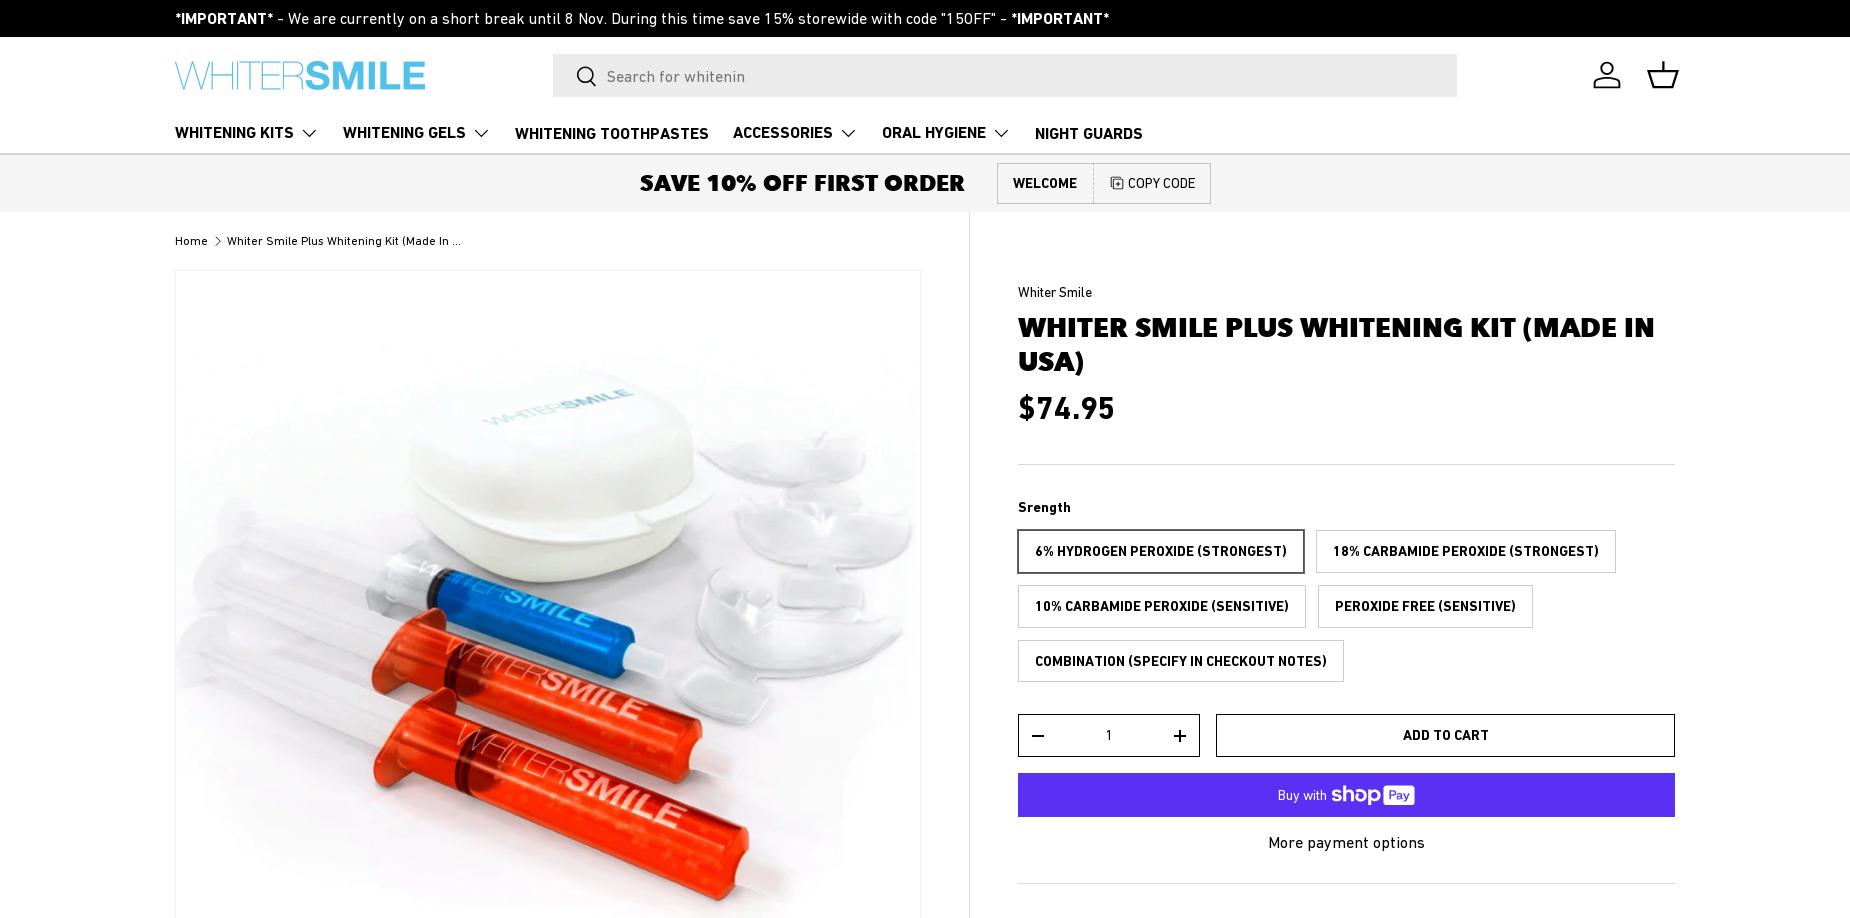 This screenshot has height=918, width=1850. What do you see at coordinates (801, 182) in the screenshot?
I see `'SAVE 10% OFF FIRST ORDER'` at bounding box center [801, 182].